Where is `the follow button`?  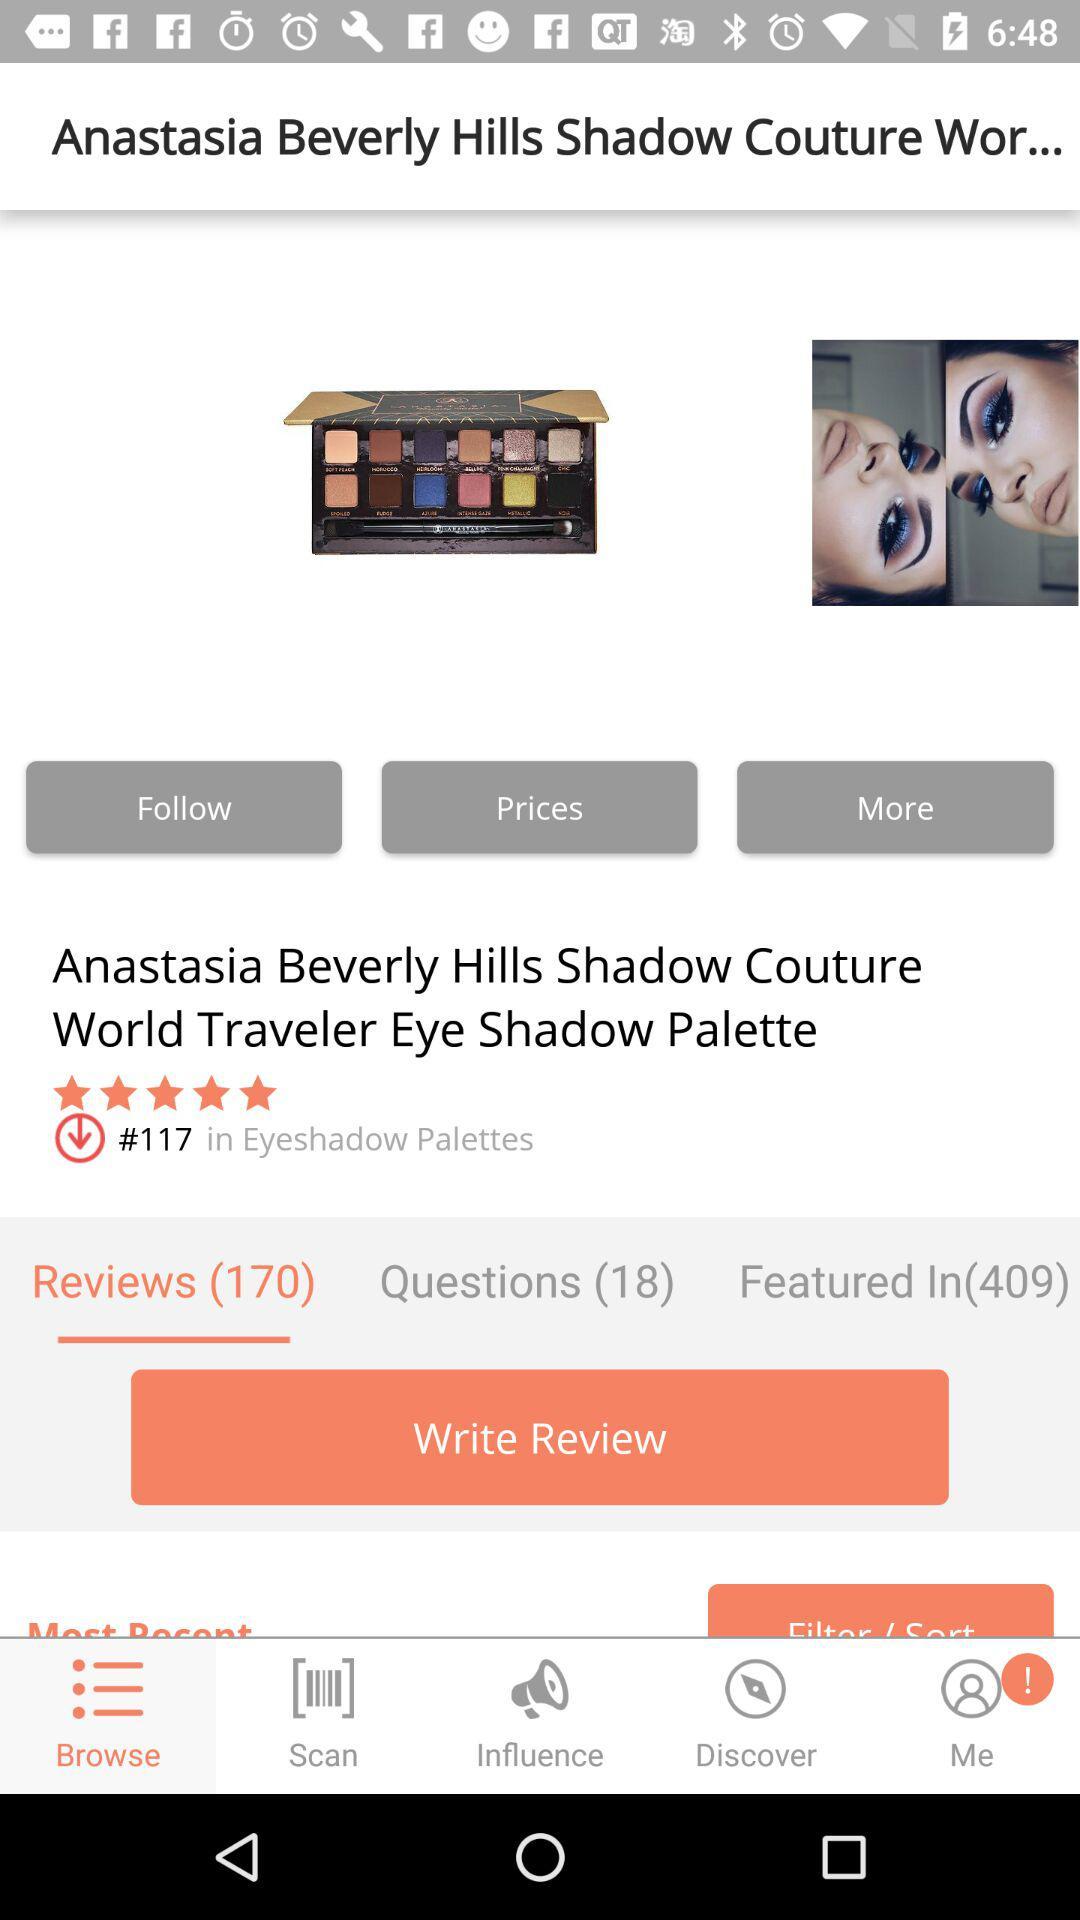 the follow button is located at coordinates (184, 807).